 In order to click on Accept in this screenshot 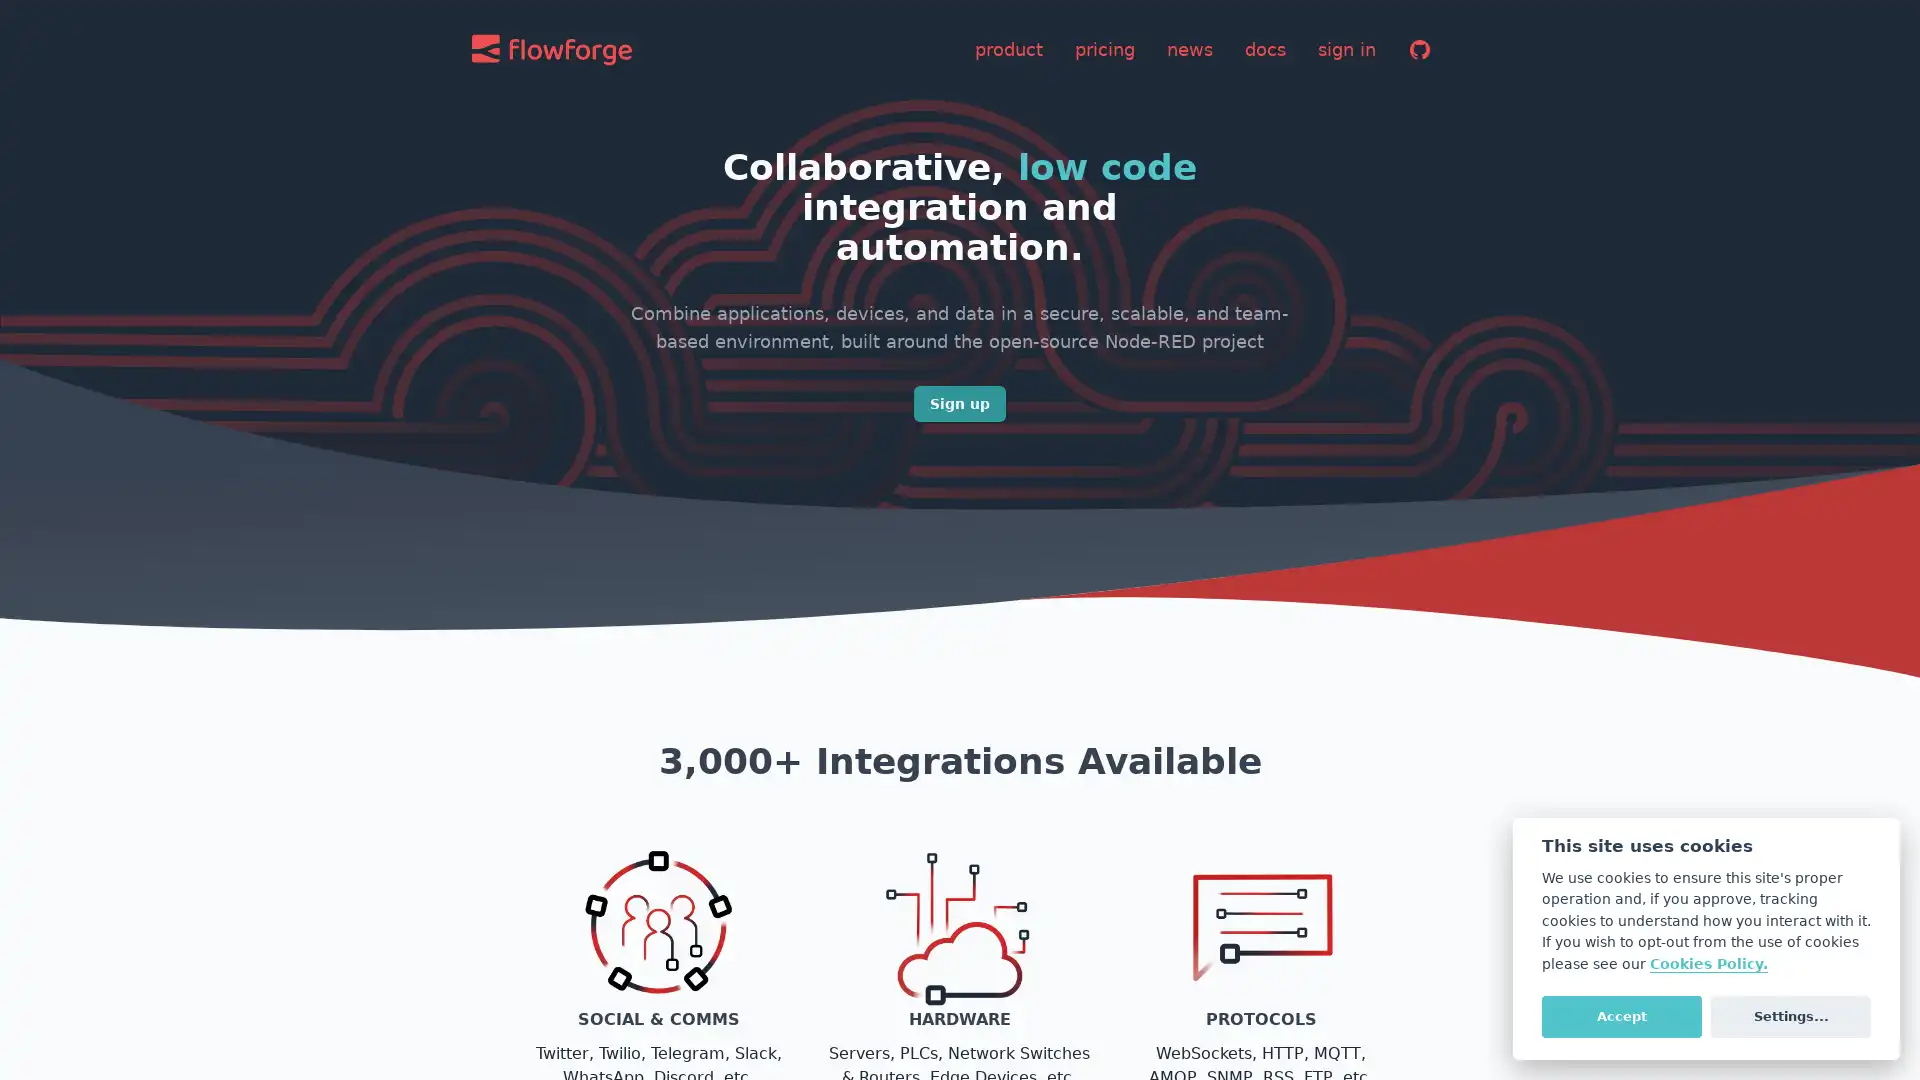, I will do `click(1621, 1015)`.